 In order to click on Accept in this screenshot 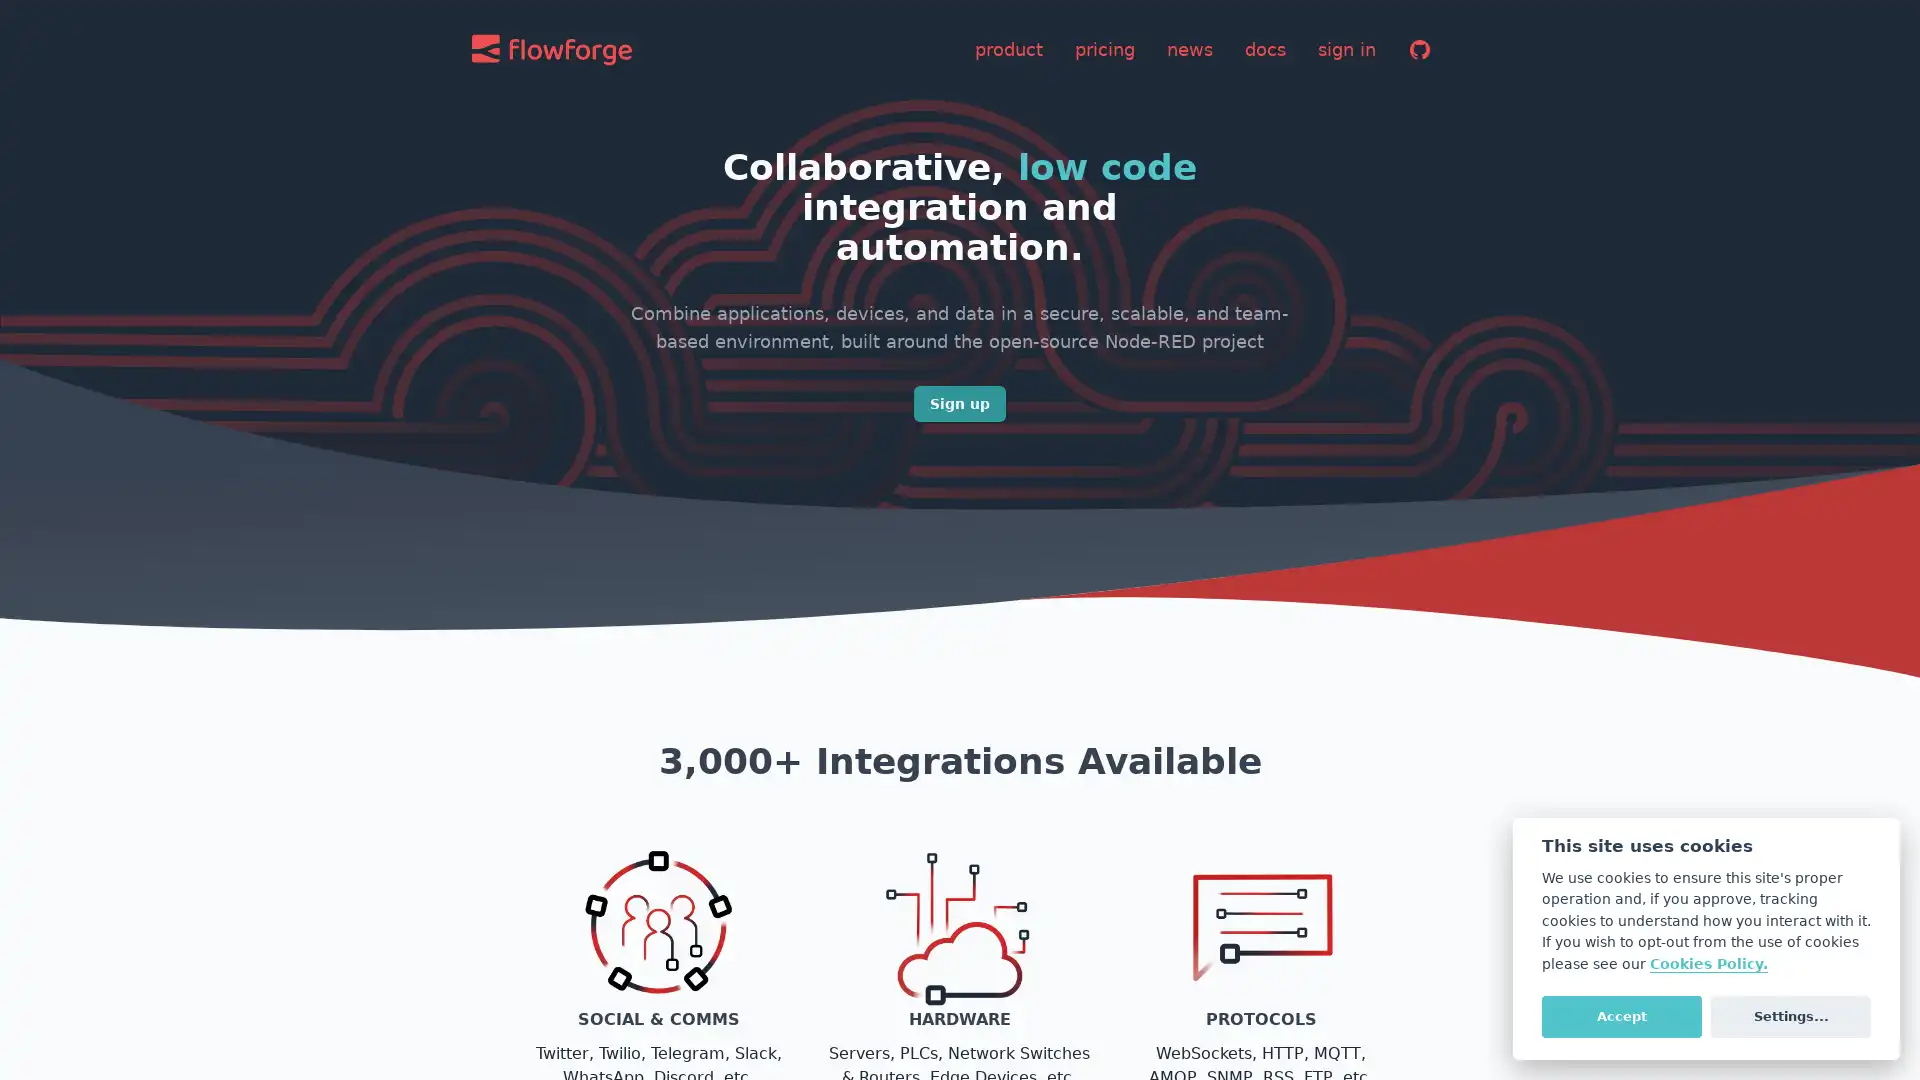, I will do `click(1621, 1015)`.